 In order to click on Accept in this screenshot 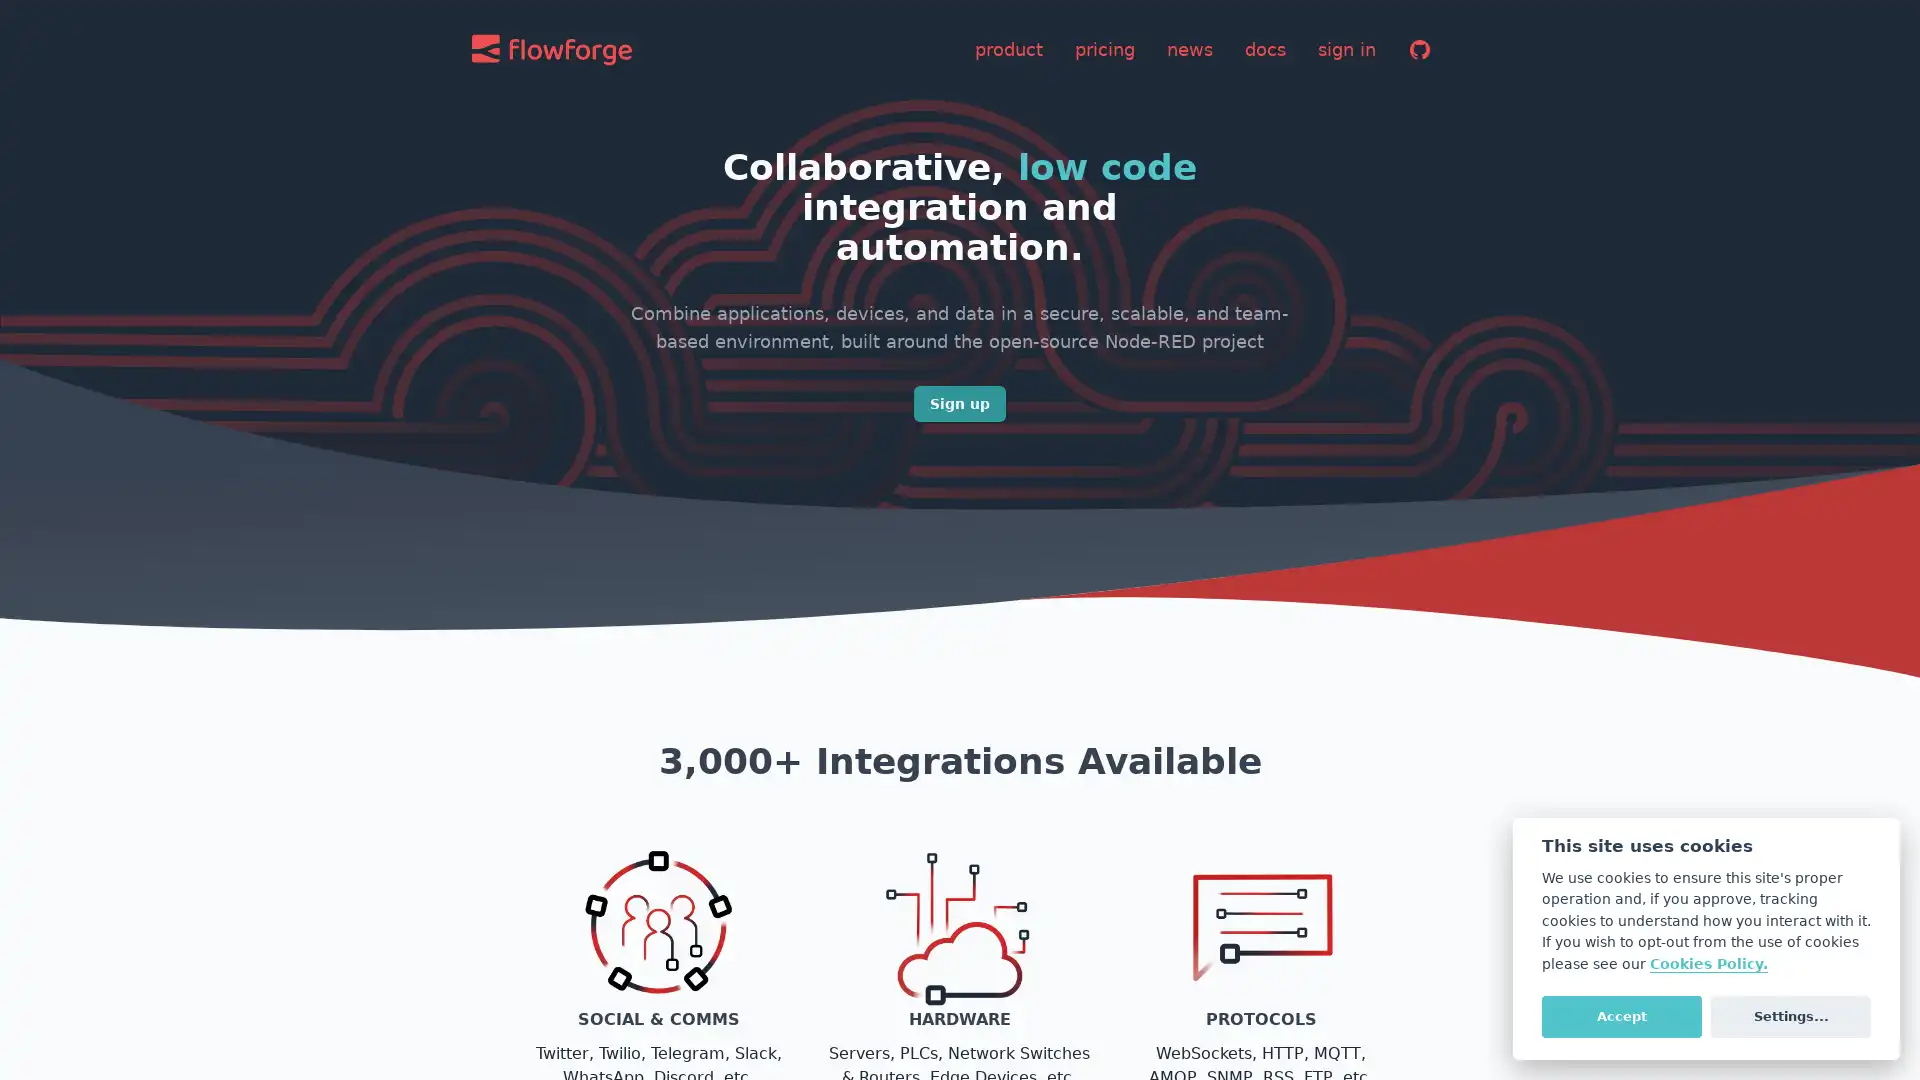, I will do `click(1621, 1015)`.